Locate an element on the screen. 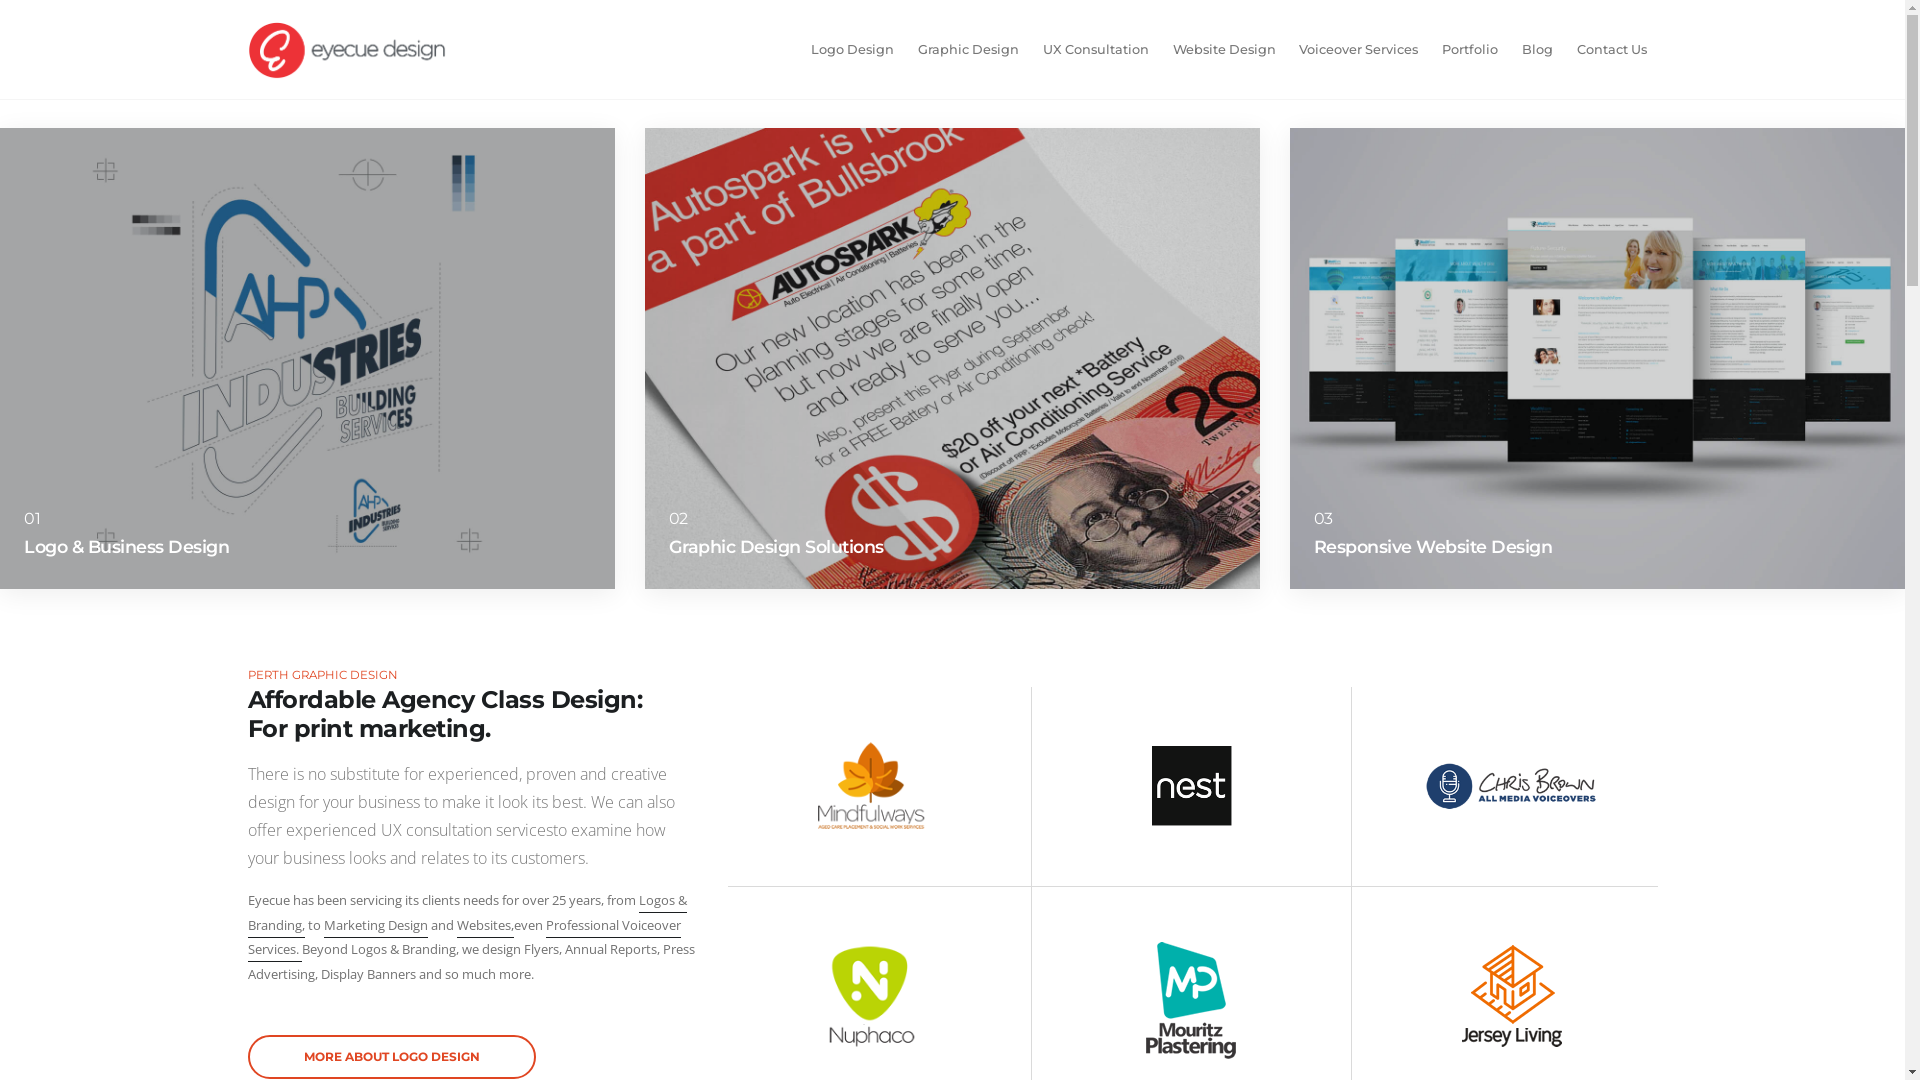  'UX Consultation' is located at coordinates (1094, 49).